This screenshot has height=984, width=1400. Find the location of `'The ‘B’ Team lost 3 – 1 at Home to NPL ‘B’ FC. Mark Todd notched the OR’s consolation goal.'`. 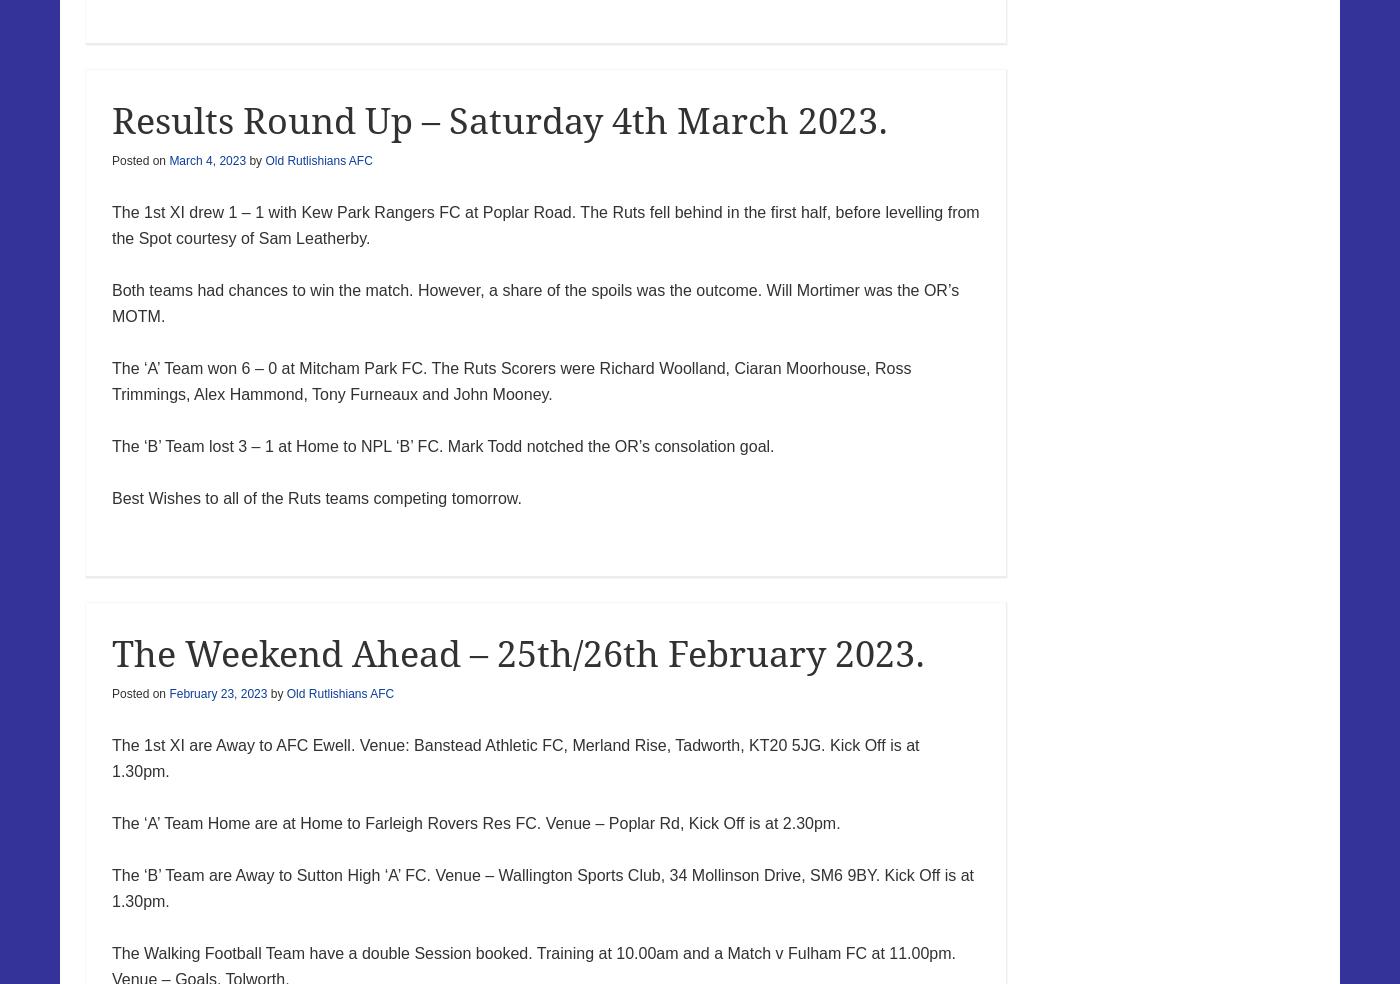

'The ‘B’ Team lost 3 – 1 at Home to NPL ‘B’ FC. Mark Todd notched the OR’s consolation goal.' is located at coordinates (442, 445).